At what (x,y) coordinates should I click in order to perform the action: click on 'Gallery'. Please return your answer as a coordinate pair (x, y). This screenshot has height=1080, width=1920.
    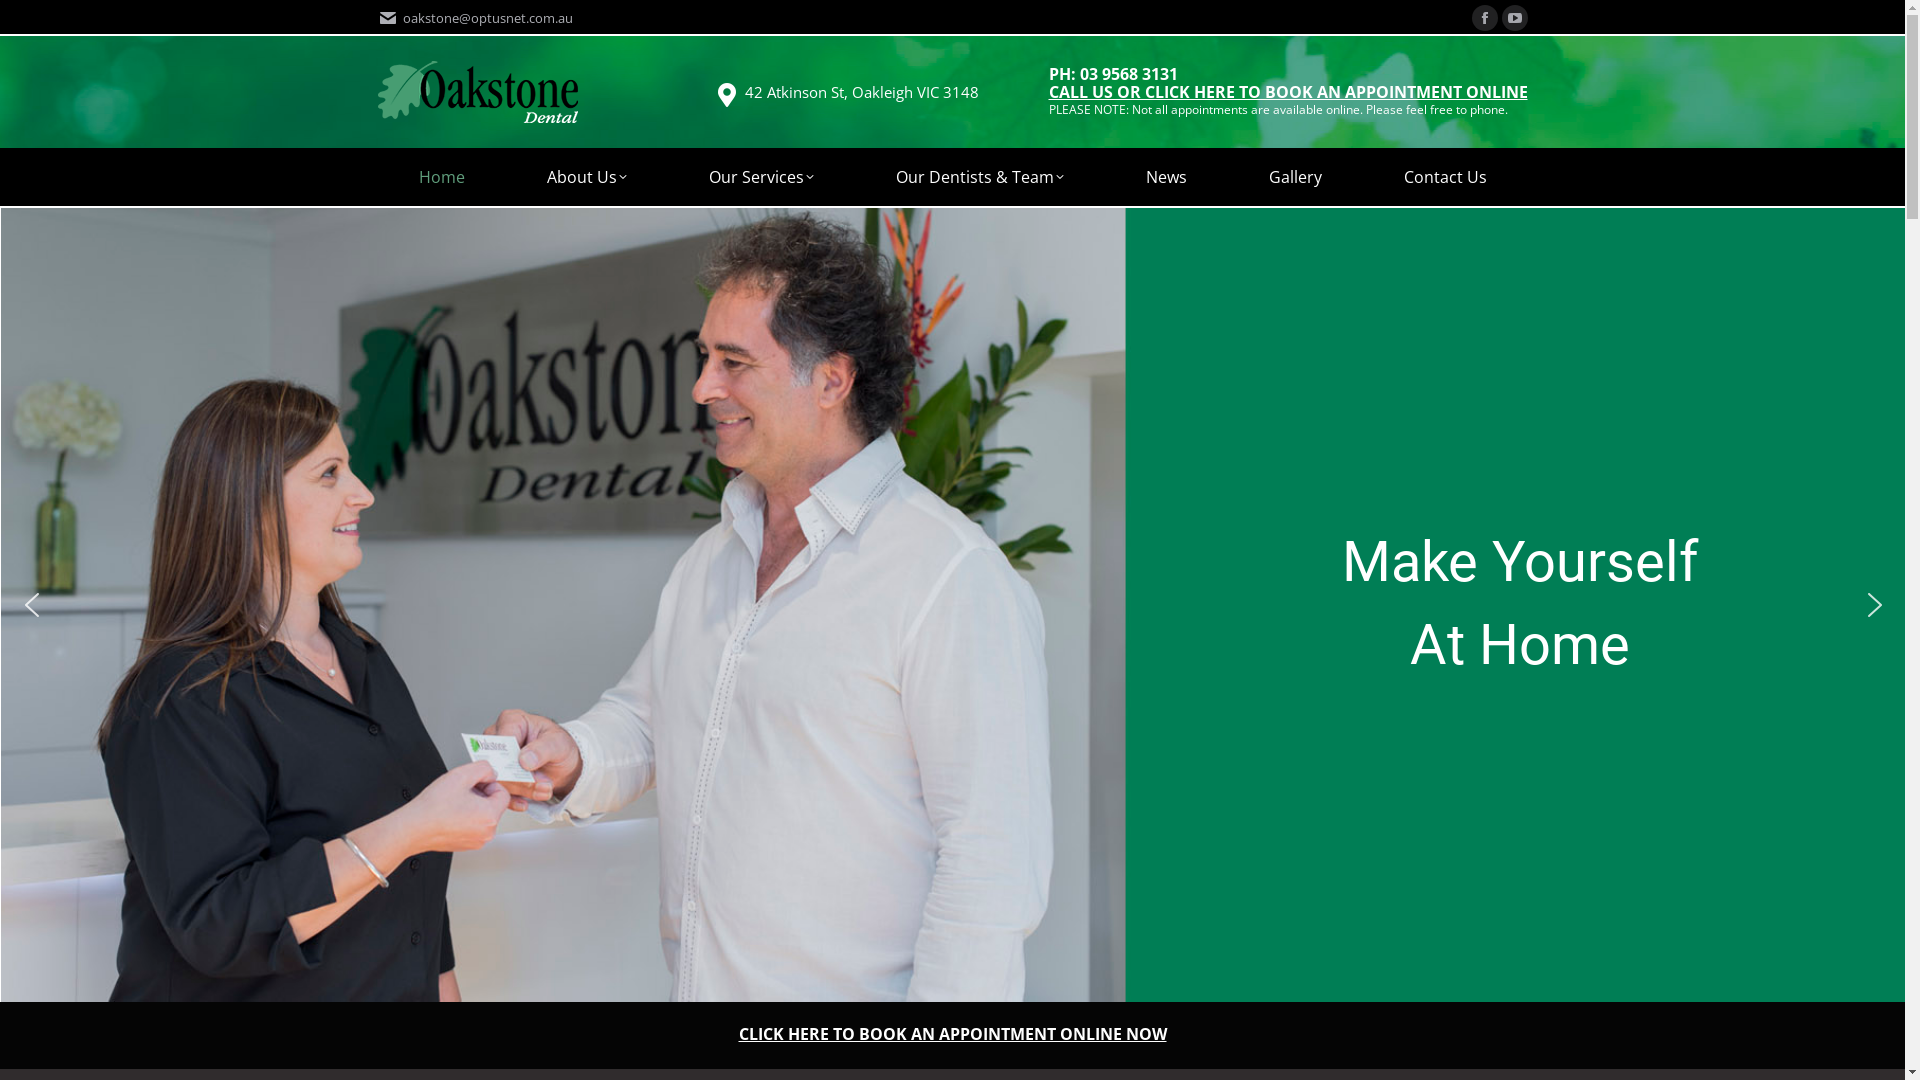
    Looking at the image, I should click on (1295, 176).